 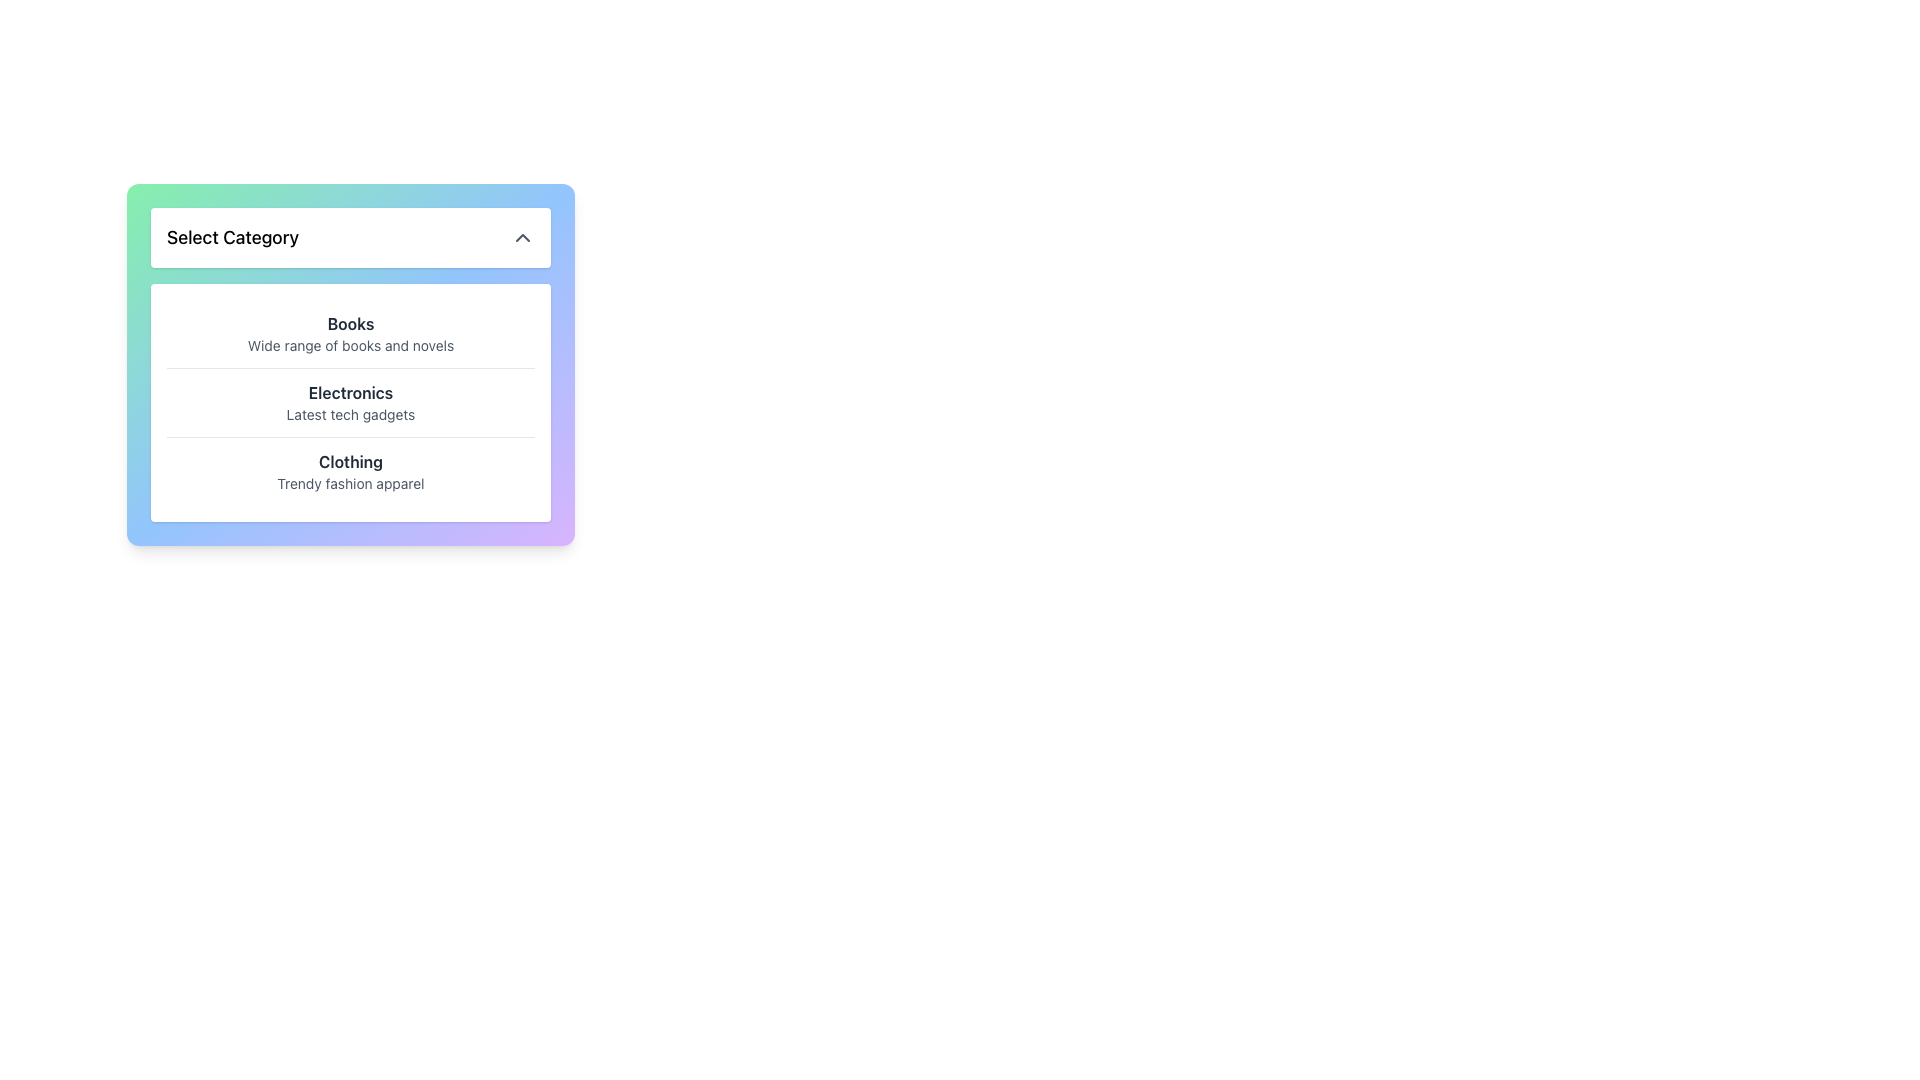 What do you see at coordinates (350, 402) in the screenshot?
I see `the 'Electronics' text label with descriptive subtext 'Latest tech gadgets'` at bounding box center [350, 402].